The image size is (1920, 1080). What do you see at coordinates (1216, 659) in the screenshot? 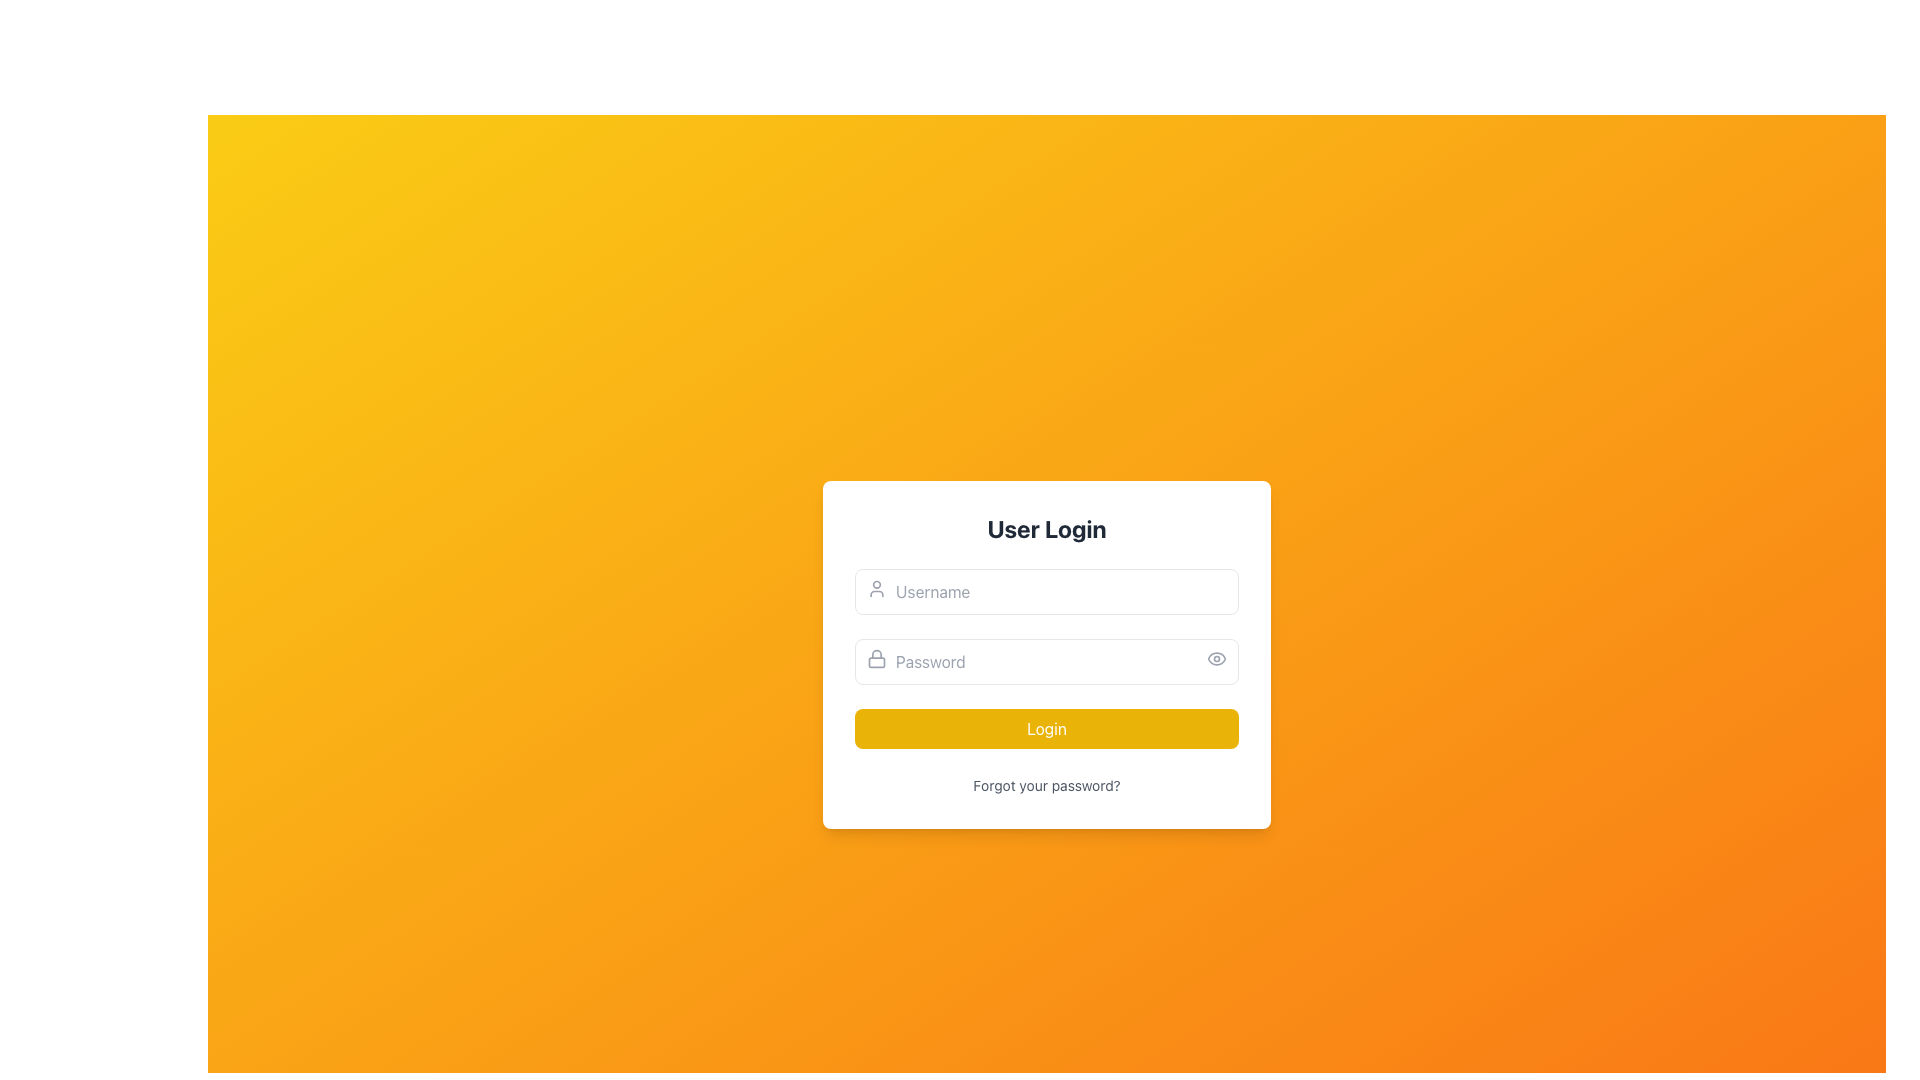
I see `the outer elliptical contour component of the eye icon used for toggling password visibility in the password input field, located to the right of the password input field within the user login form` at bounding box center [1216, 659].